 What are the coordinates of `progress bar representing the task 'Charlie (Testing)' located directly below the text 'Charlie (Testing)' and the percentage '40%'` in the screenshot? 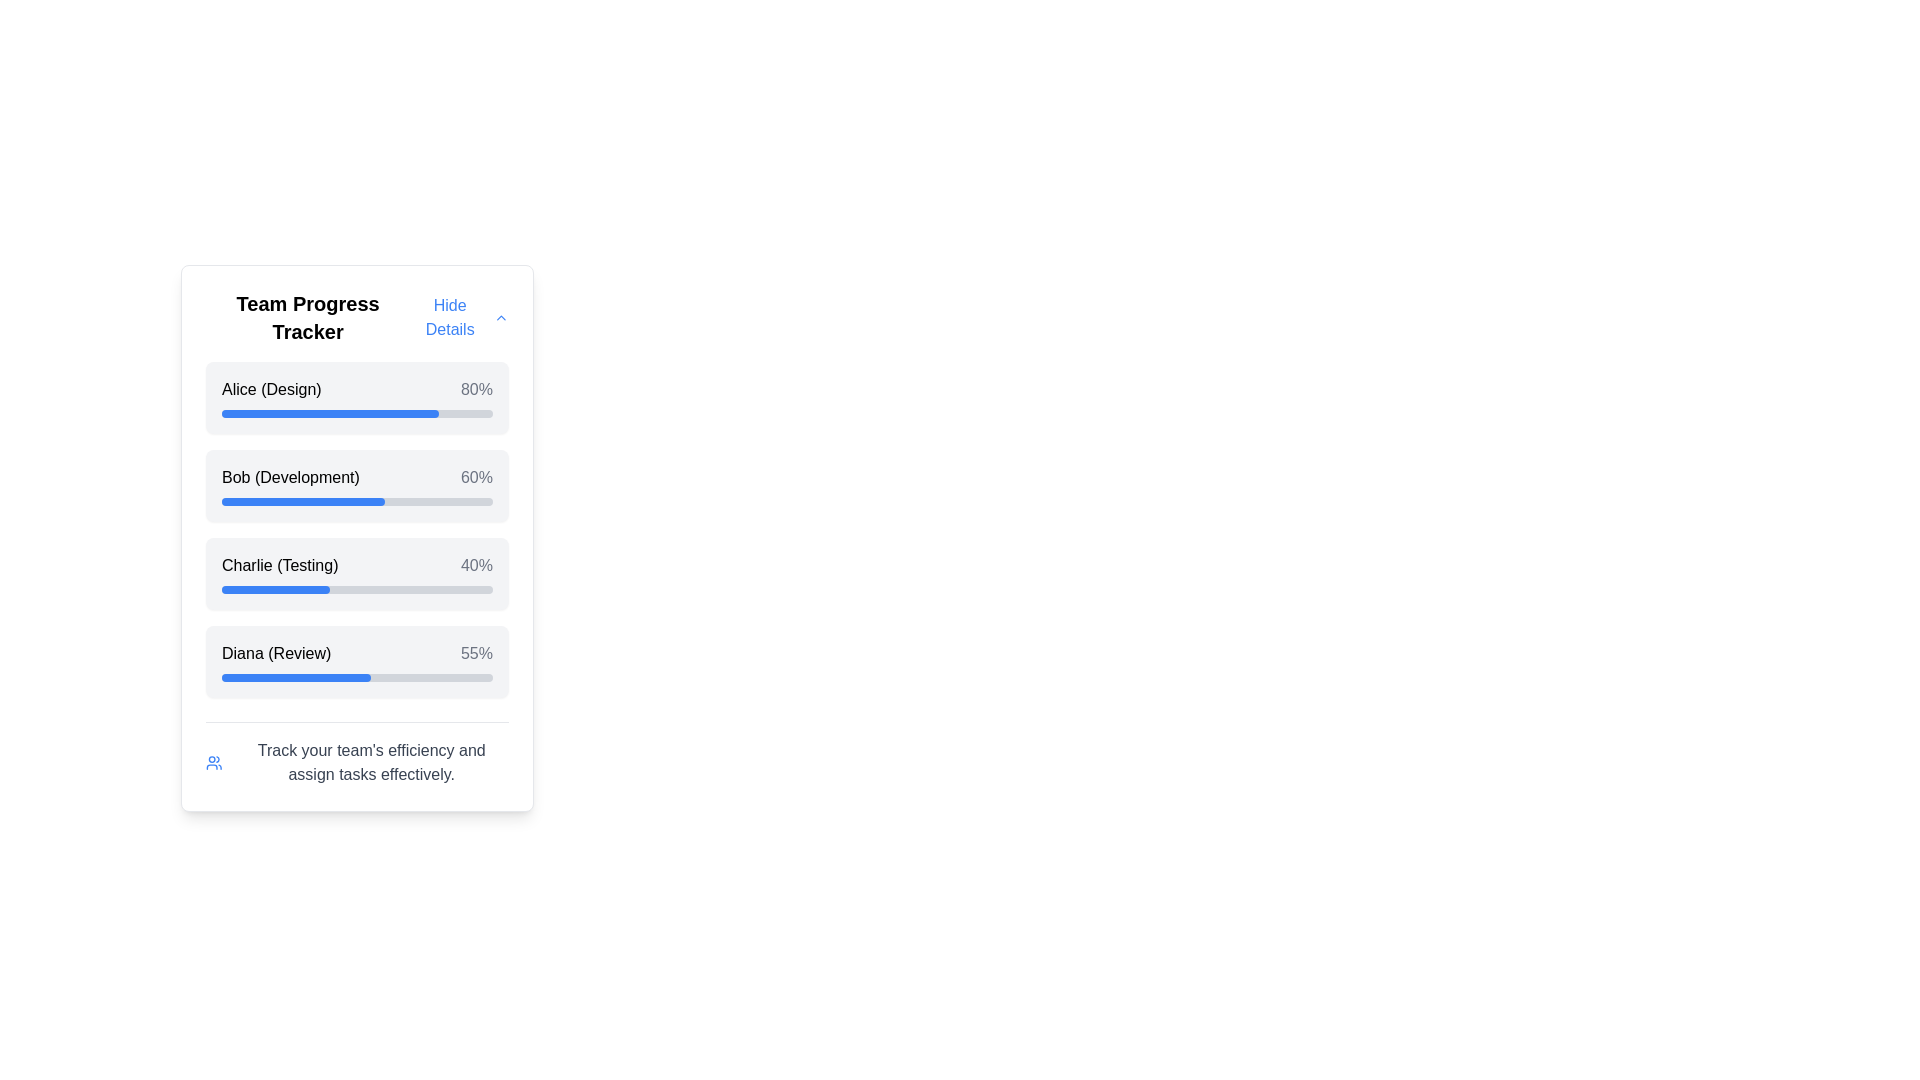 It's located at (357, 589).